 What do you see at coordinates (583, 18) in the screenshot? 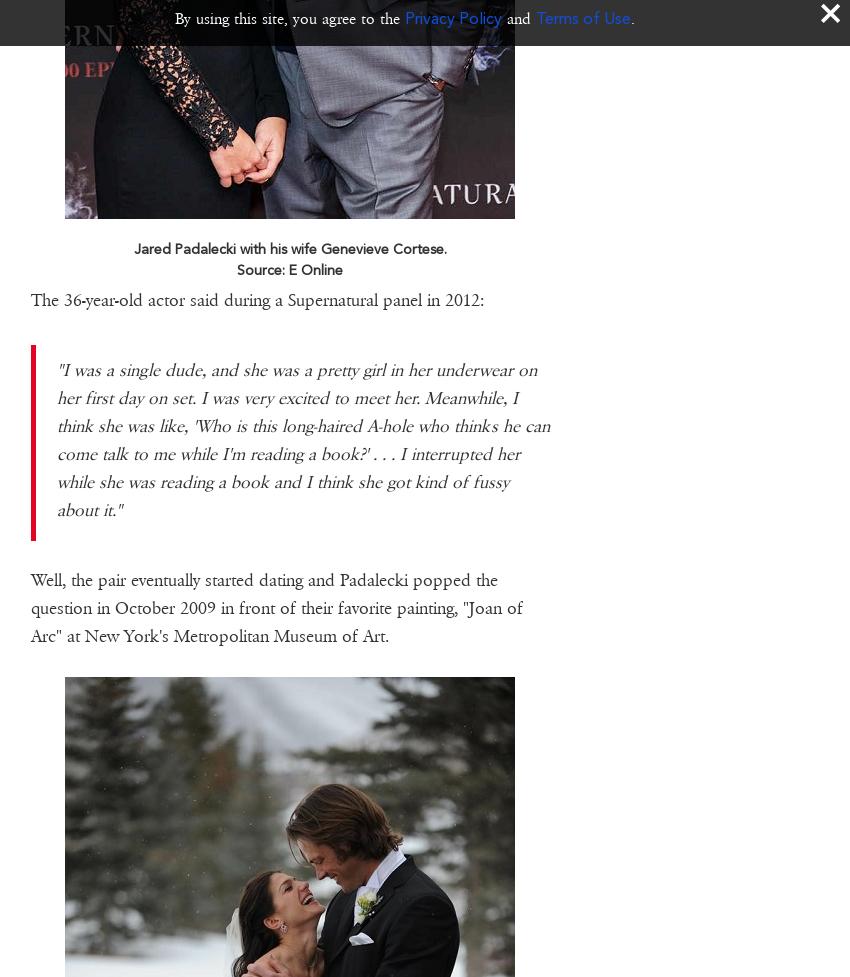
I see `'Terms of Use'` at bounding box center [583, 18].